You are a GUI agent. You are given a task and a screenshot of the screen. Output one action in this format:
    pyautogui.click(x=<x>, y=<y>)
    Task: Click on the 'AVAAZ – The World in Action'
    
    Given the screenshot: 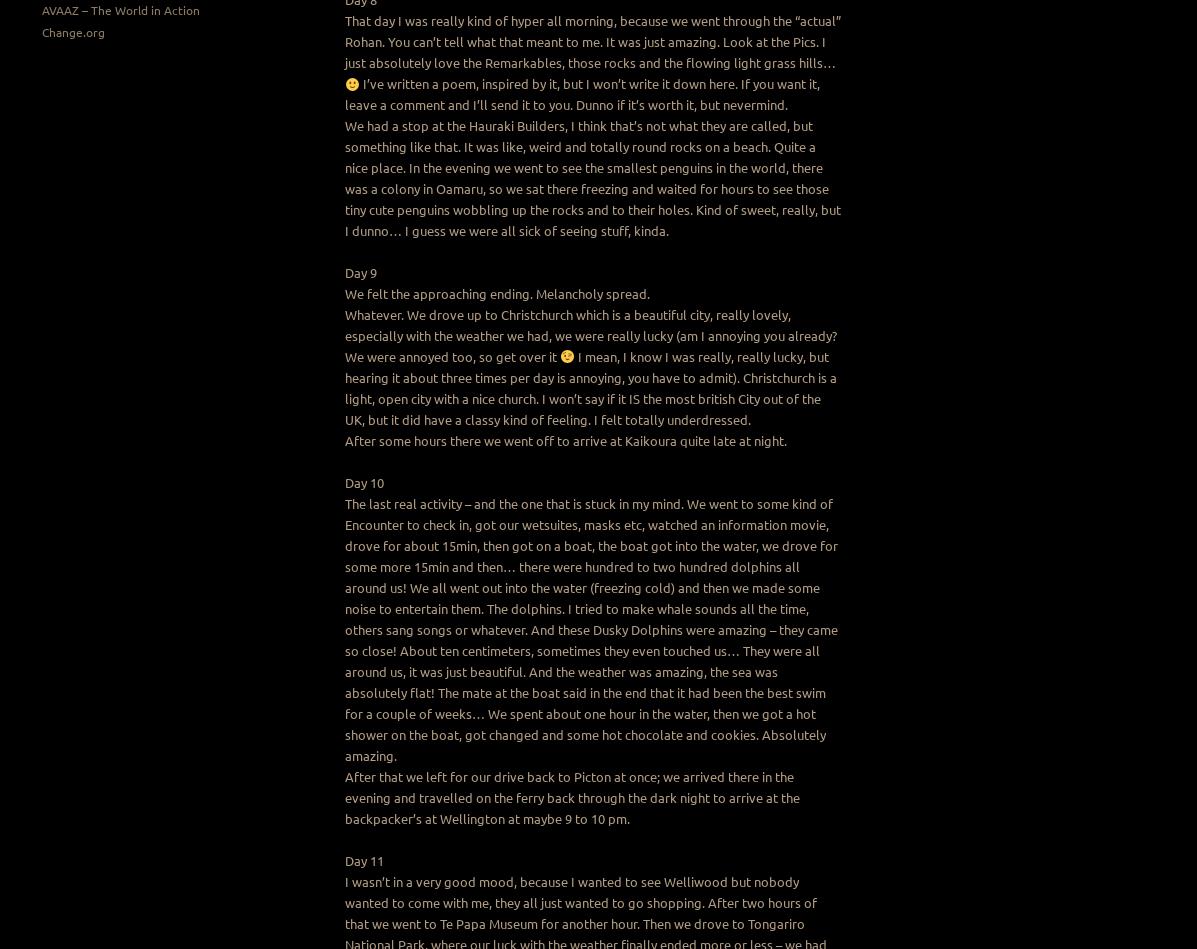 What is the action you would take?
    pyautogui.click(x=119, y=9)
    